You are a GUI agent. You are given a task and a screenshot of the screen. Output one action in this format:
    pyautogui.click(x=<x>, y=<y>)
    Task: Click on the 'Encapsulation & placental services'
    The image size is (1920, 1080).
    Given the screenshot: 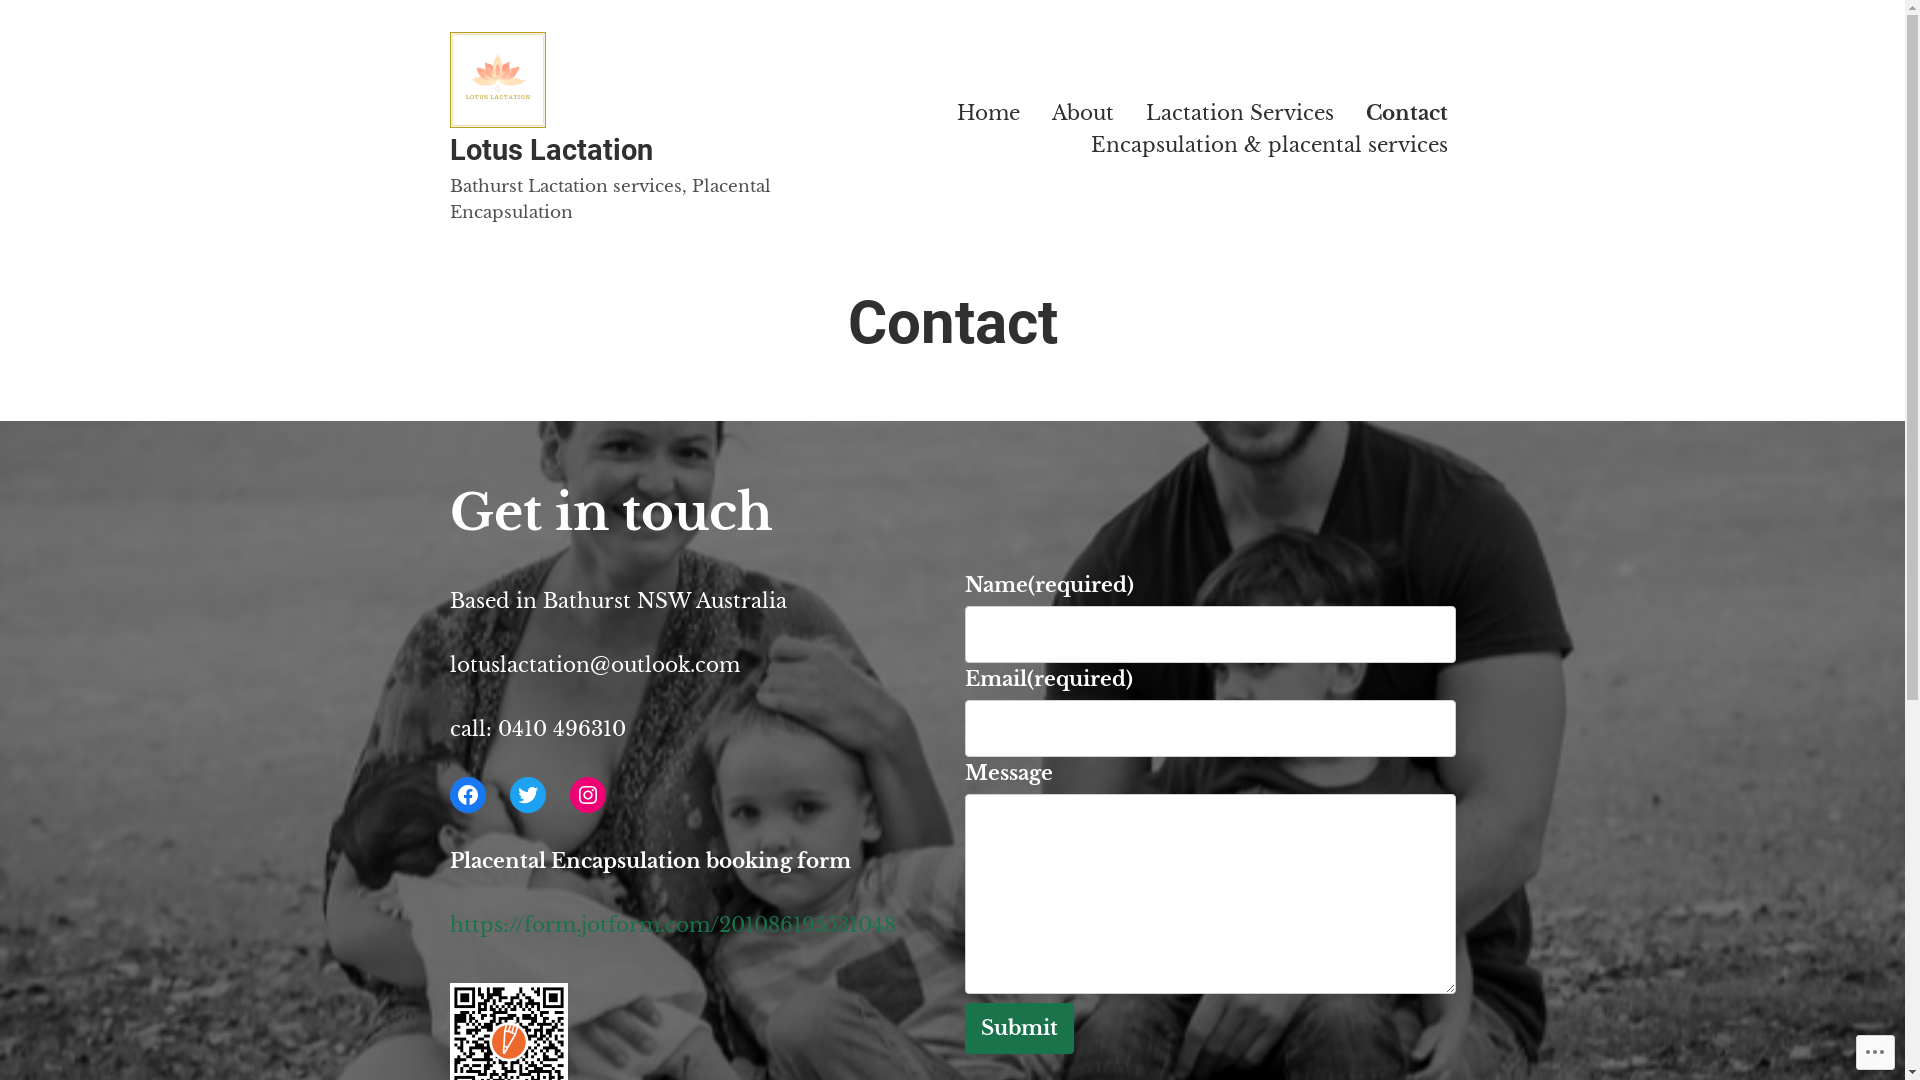 What is the action you would take?
    pyautogui.click(x=1267, y=143)
    